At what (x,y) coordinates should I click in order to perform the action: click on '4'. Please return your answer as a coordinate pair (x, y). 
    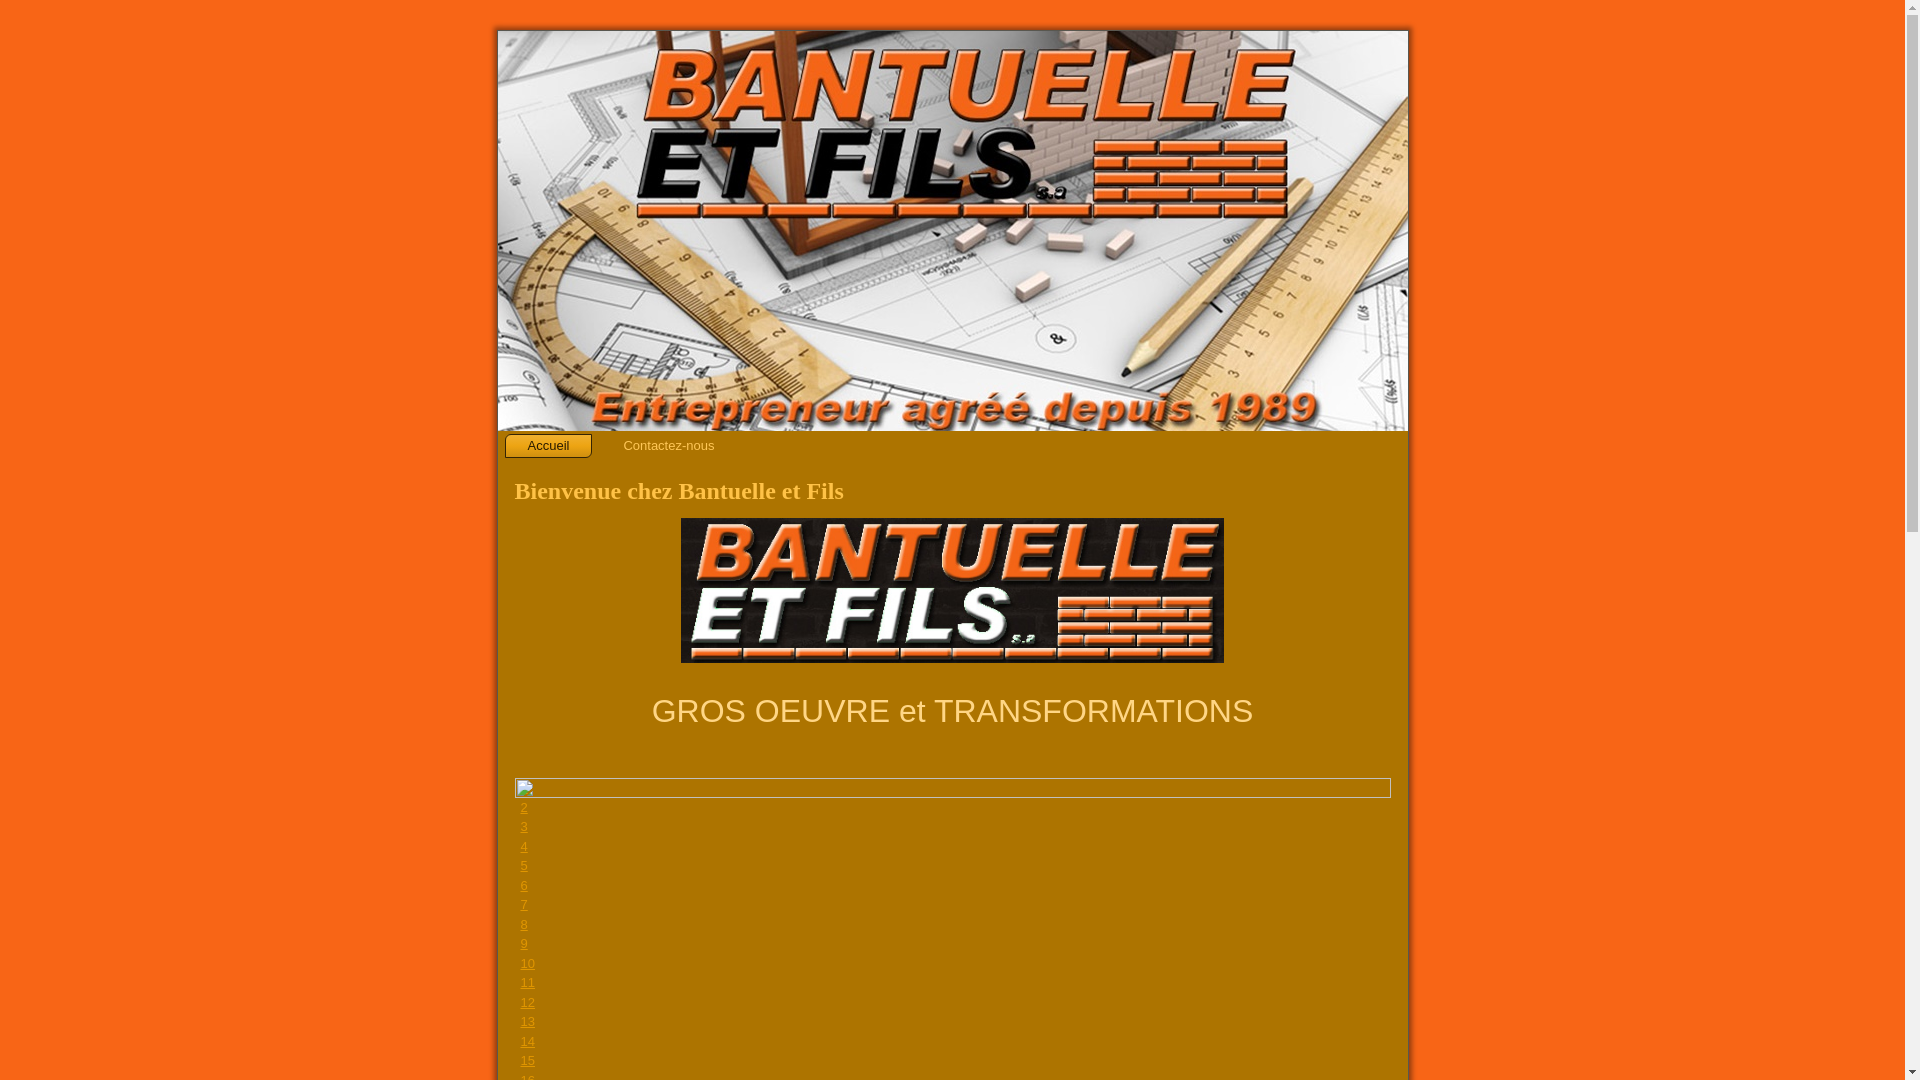
    Looking at the image, I should click on (523, 845).